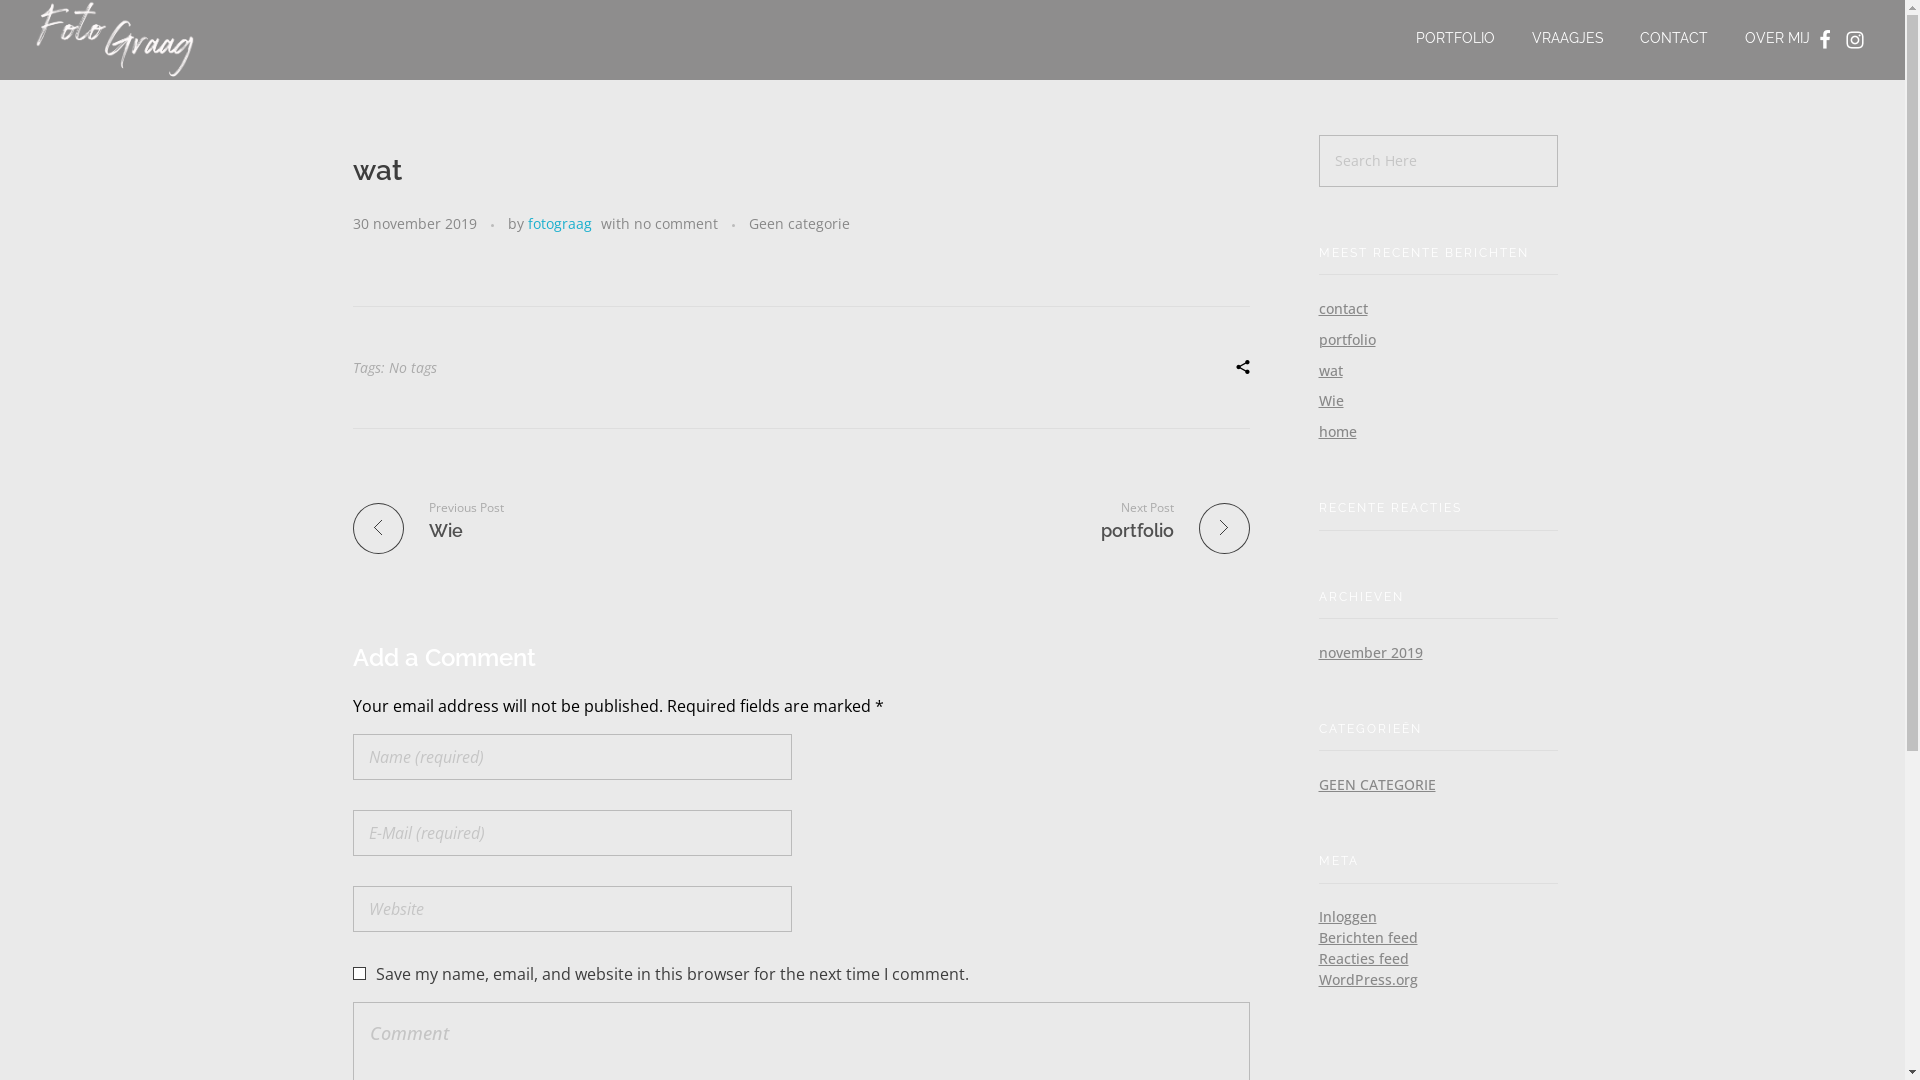 This screenshot has height=1080, width=1920. Describe the element at coordinates (1512, 38) in the screenshot. I see `'VRAAGJES'` at that location.